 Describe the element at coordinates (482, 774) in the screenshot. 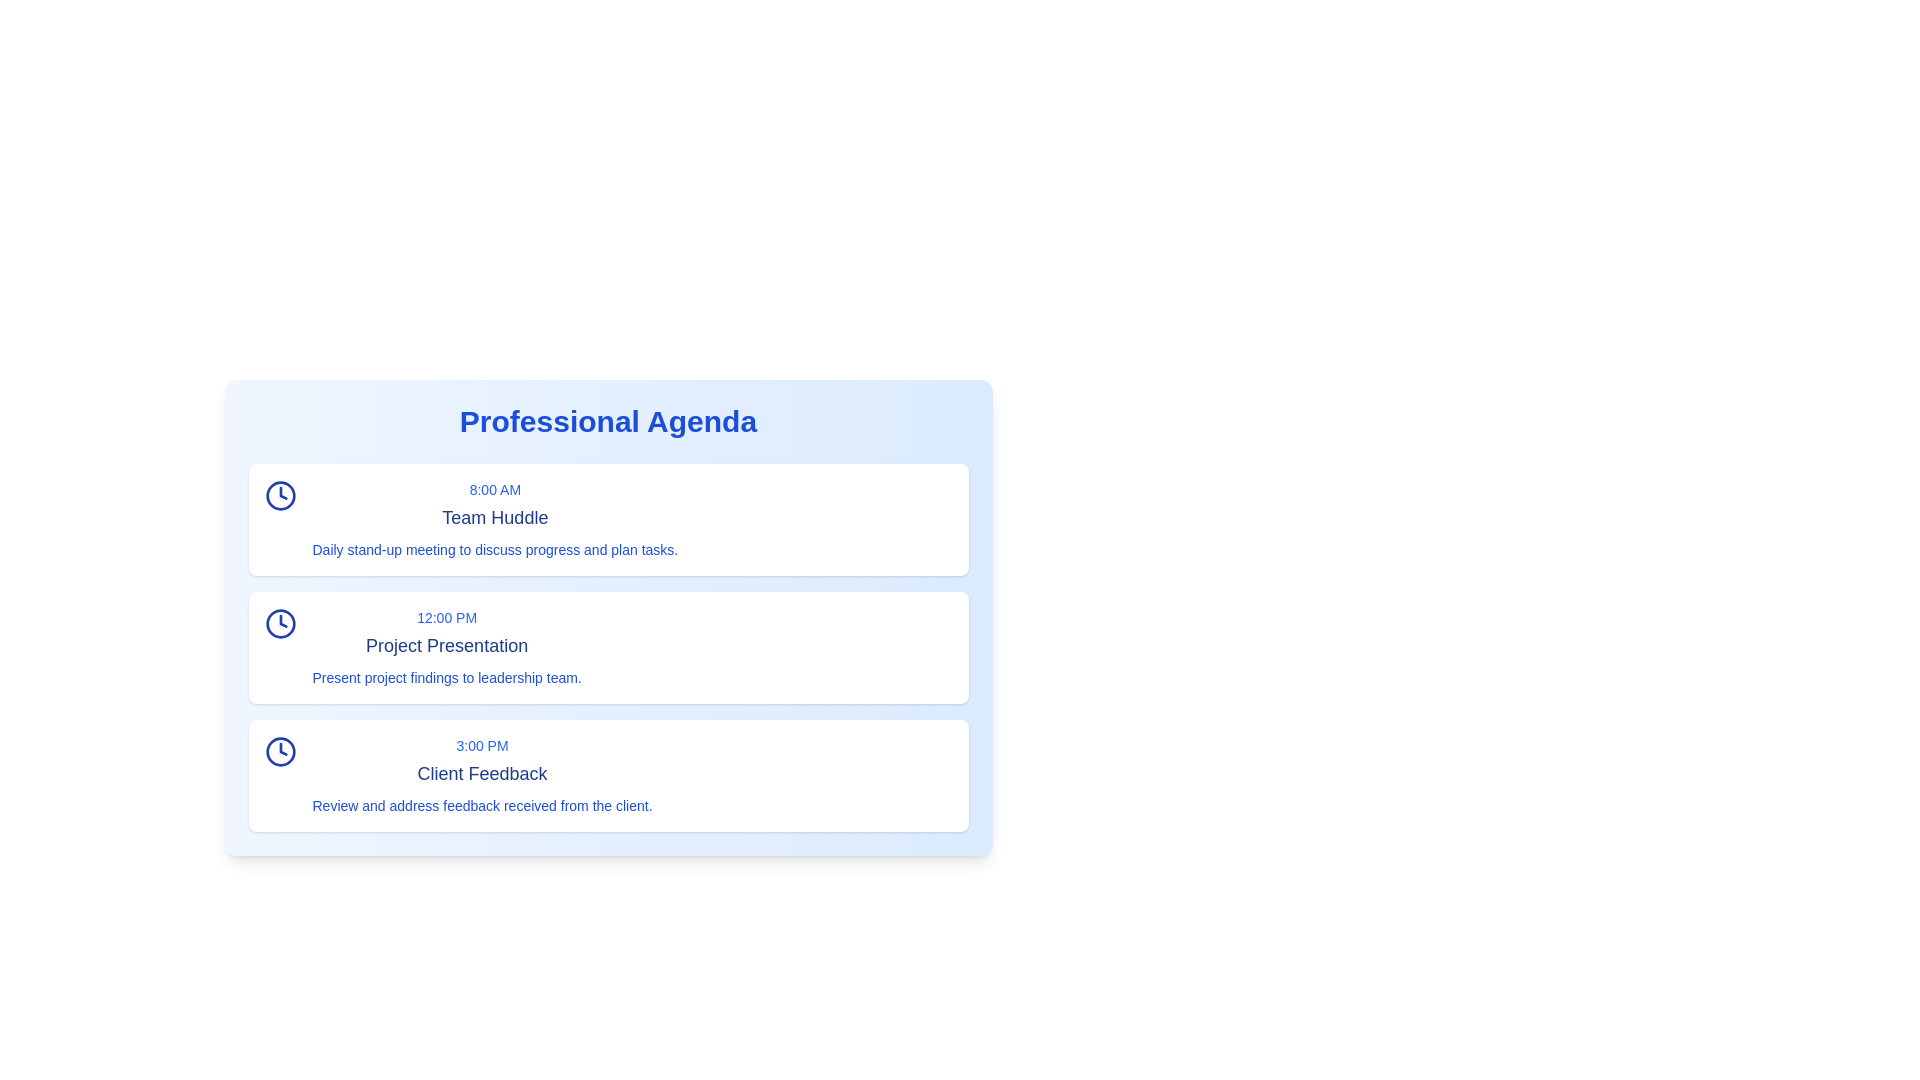

I see `the Informational text block displaying '3:00 PM', 'Client Feedback', and 'Review and address feedback received from the client' which is the third block in a vertically arranged list of white rectangular blocks` at that location.